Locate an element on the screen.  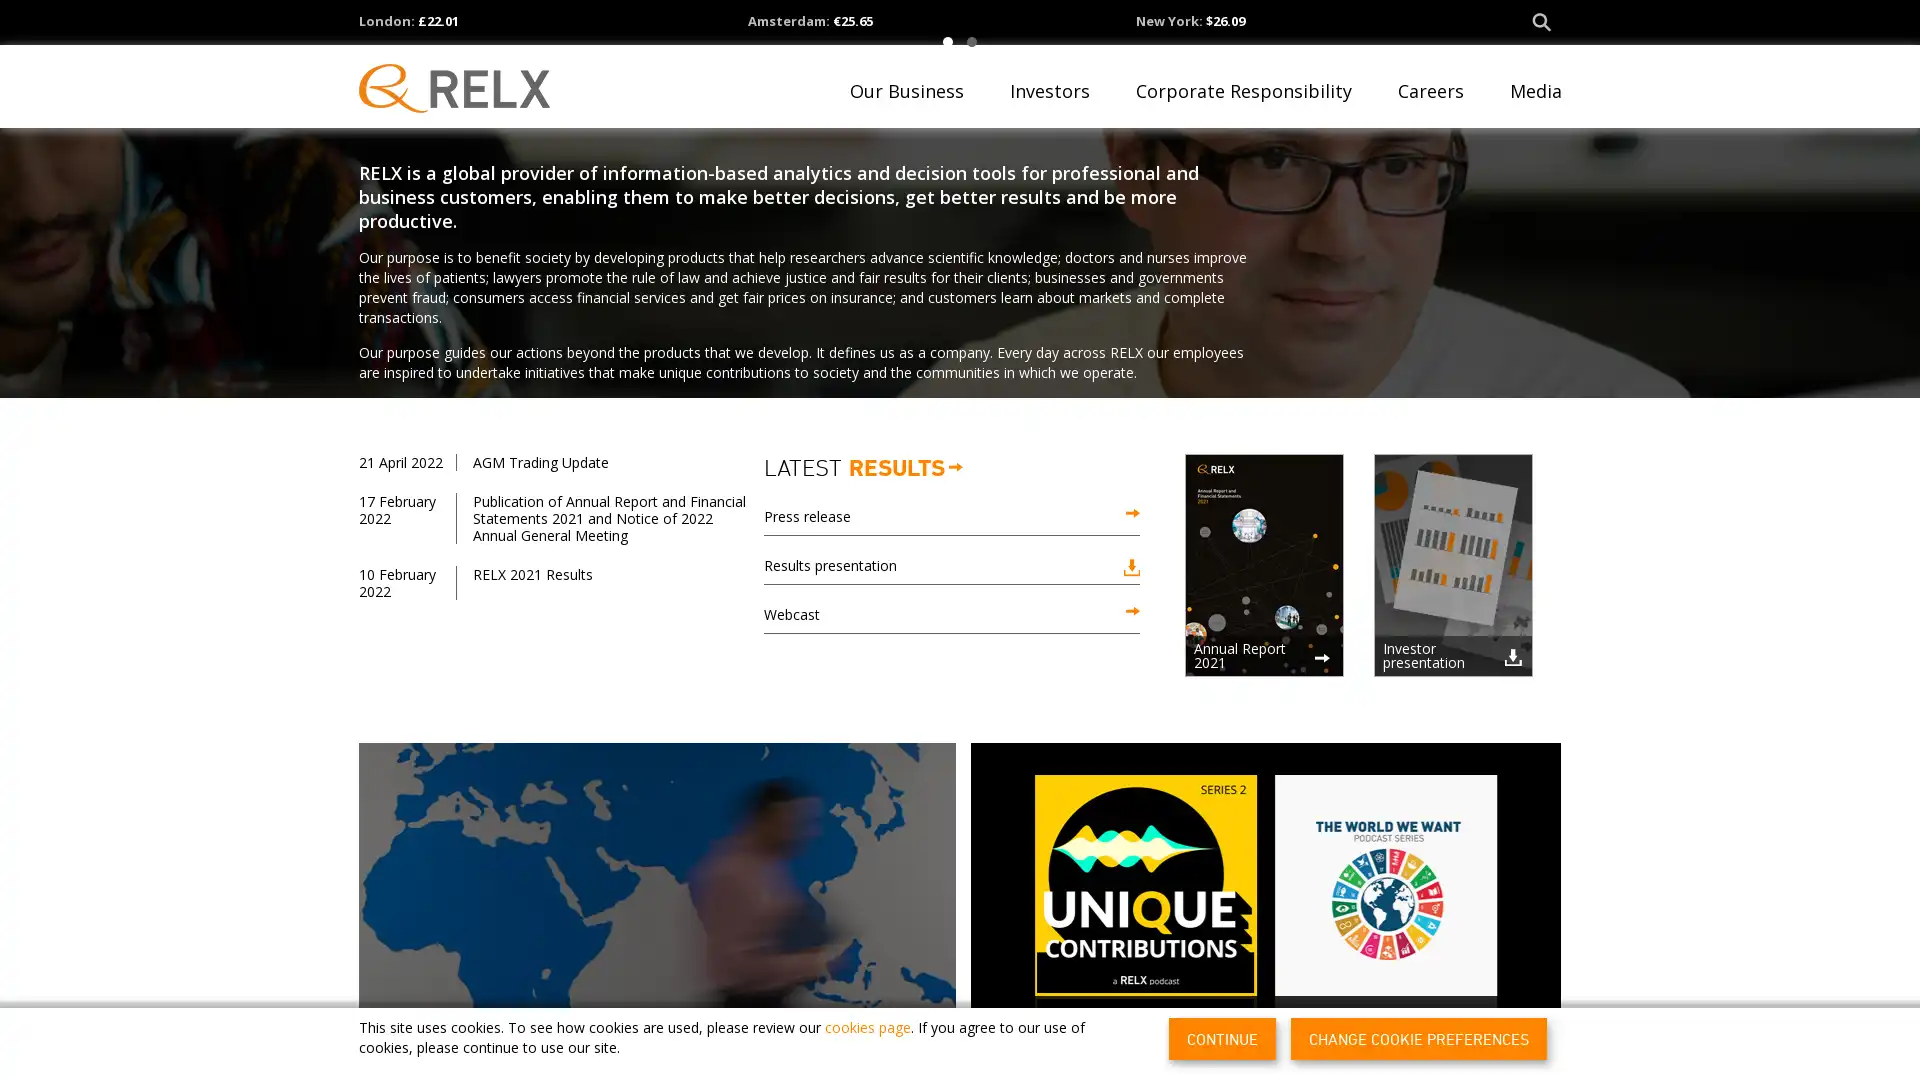
2 is located at coordinates (972, 42).